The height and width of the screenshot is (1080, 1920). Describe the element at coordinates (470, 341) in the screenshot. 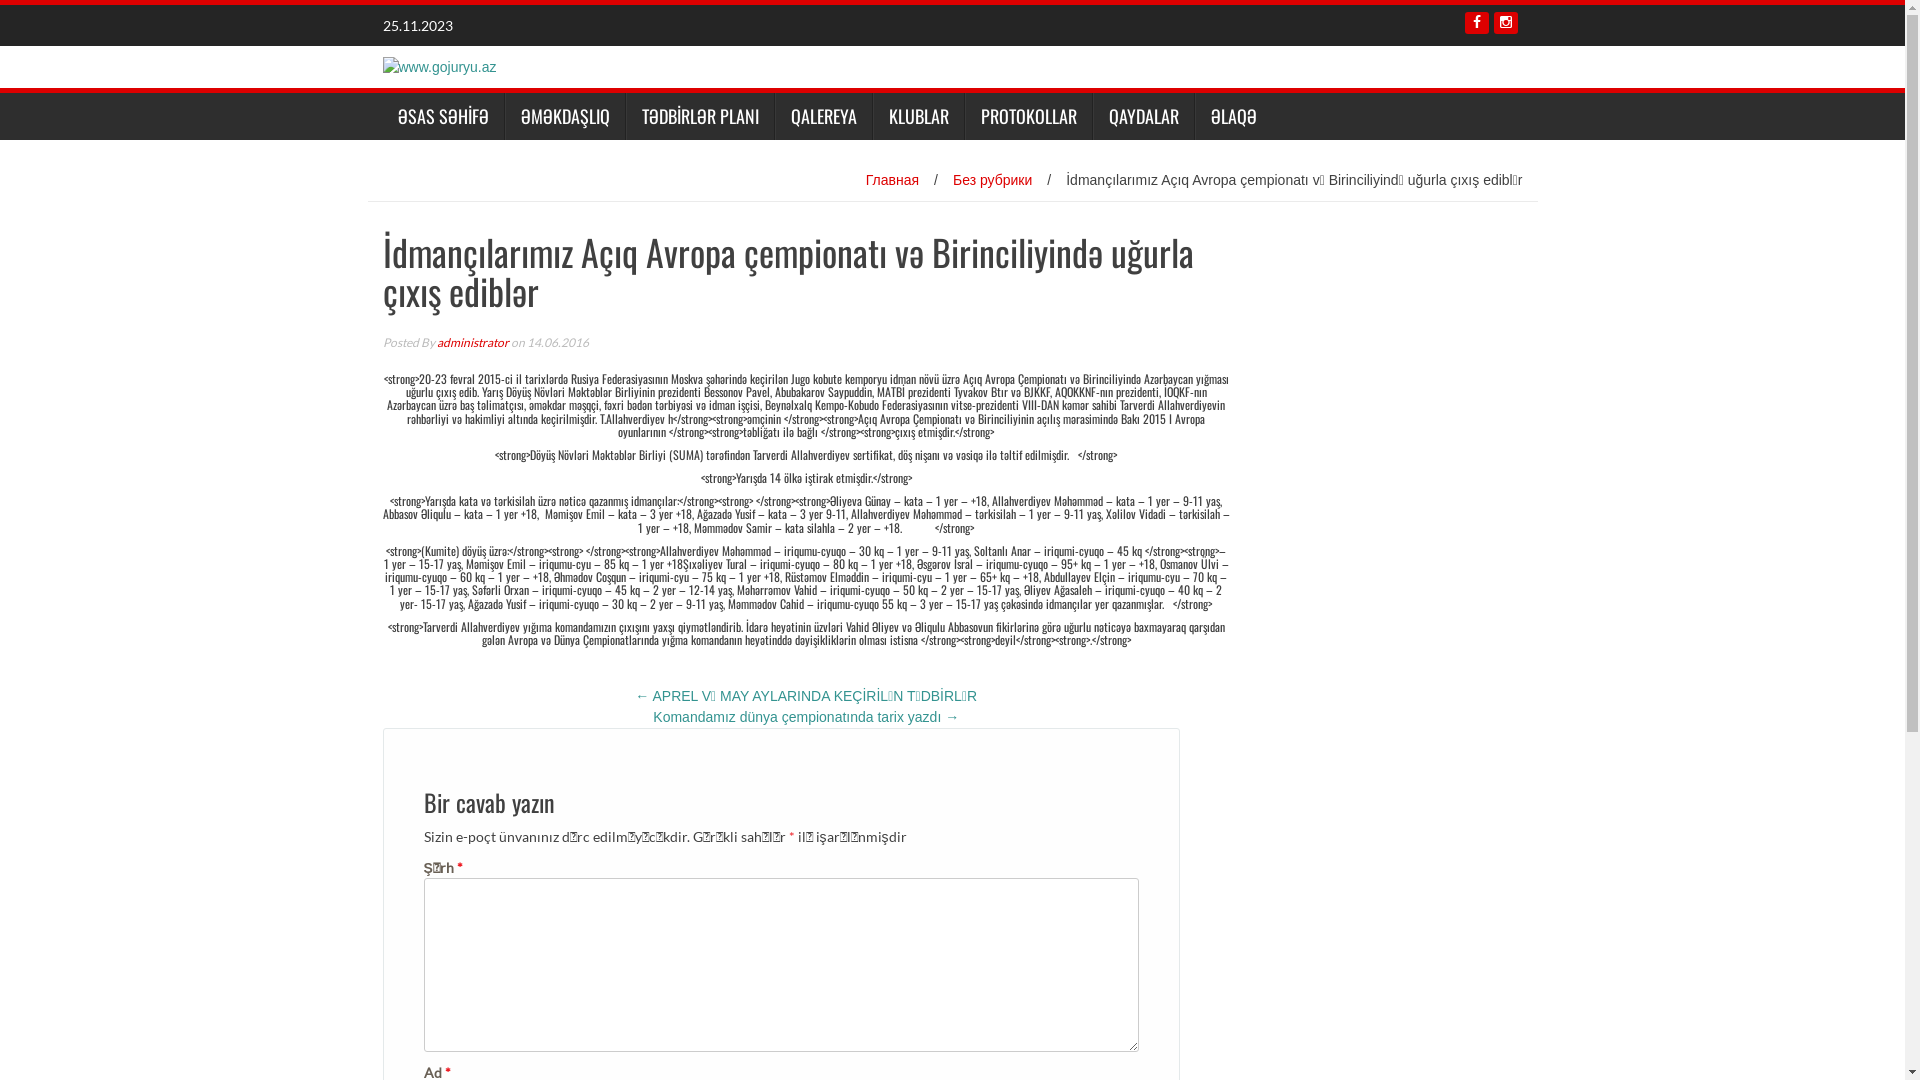

I see `'administrator'` at that location.